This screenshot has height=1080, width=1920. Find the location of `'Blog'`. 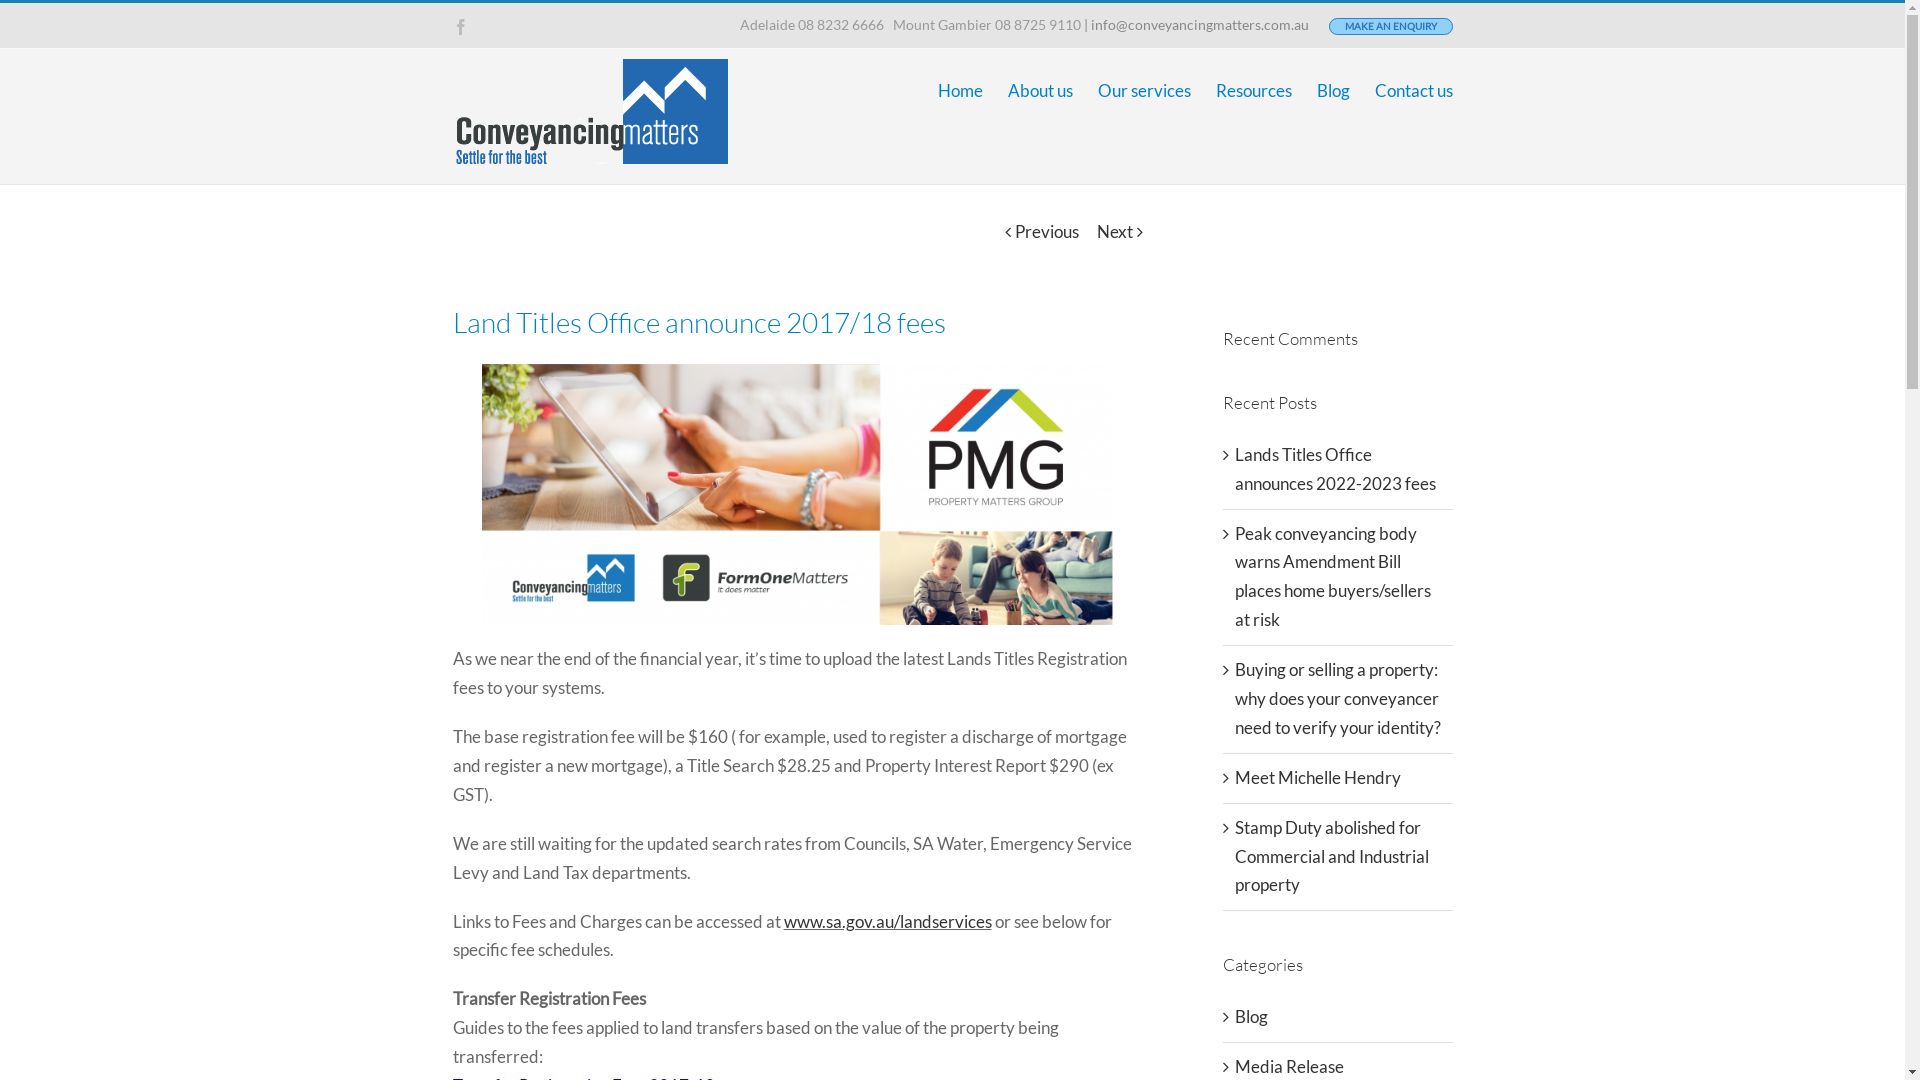

'Blog' is located at coordinates (1338, 1017).